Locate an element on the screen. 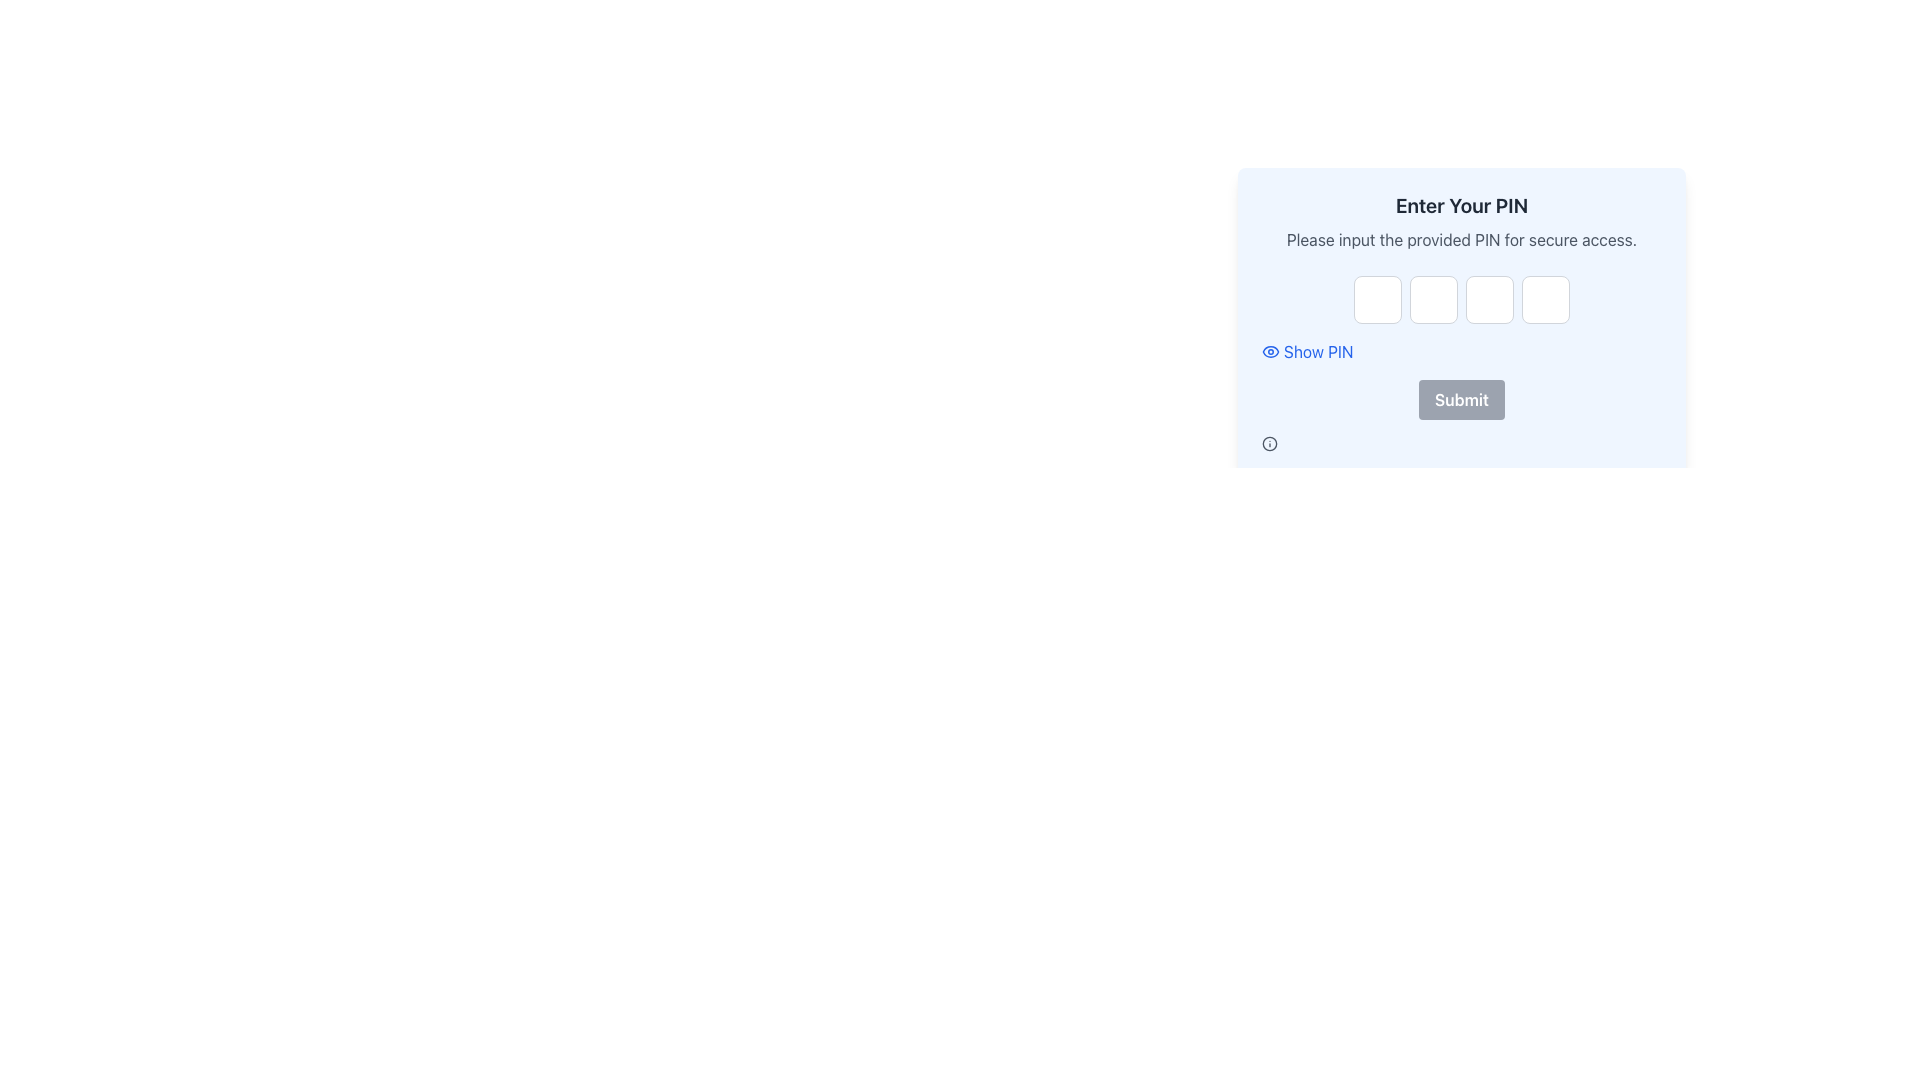 This screenshot has height=1080, width=1920. instruction text label located beneath the heading 'Enter Your PIN' and above the PIN input fields is located at coordinates (1462, 238).